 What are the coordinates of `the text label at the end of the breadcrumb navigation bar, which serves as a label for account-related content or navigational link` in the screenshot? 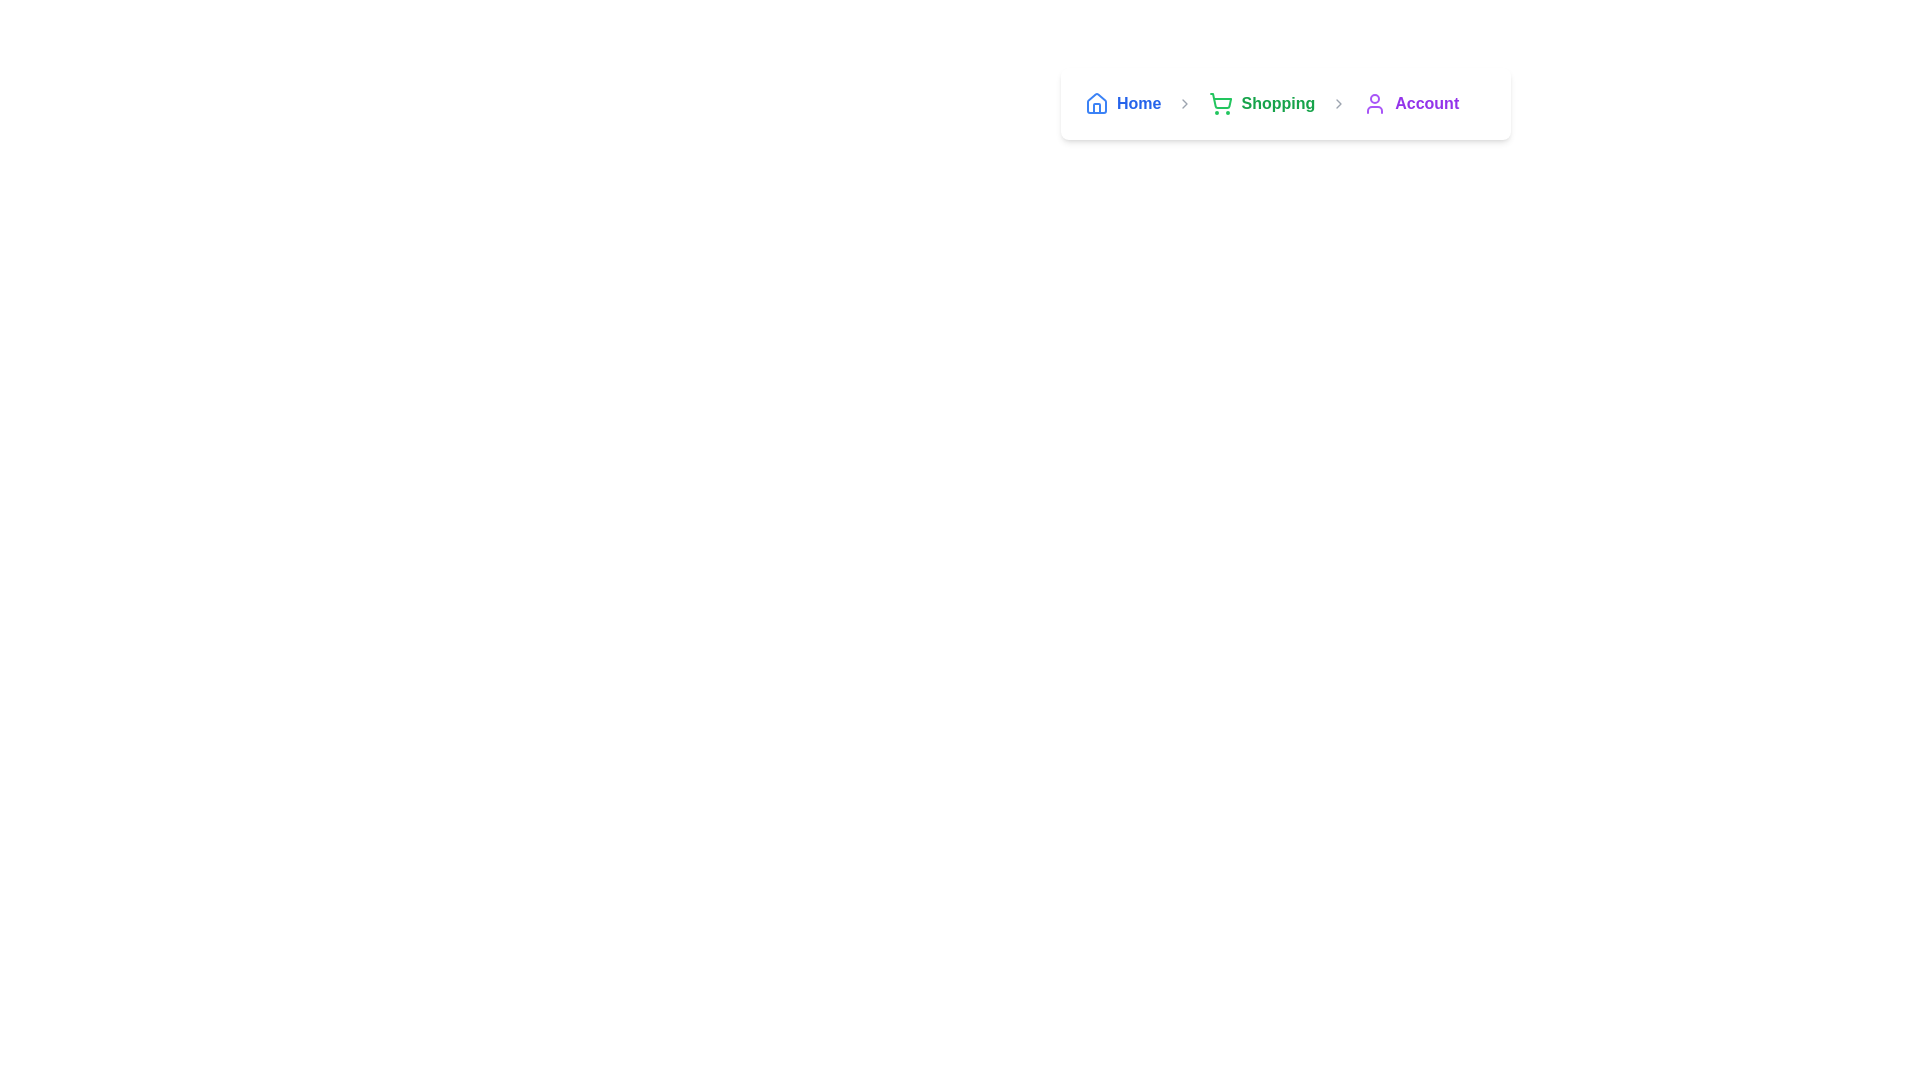 It's located at (1426, 104).